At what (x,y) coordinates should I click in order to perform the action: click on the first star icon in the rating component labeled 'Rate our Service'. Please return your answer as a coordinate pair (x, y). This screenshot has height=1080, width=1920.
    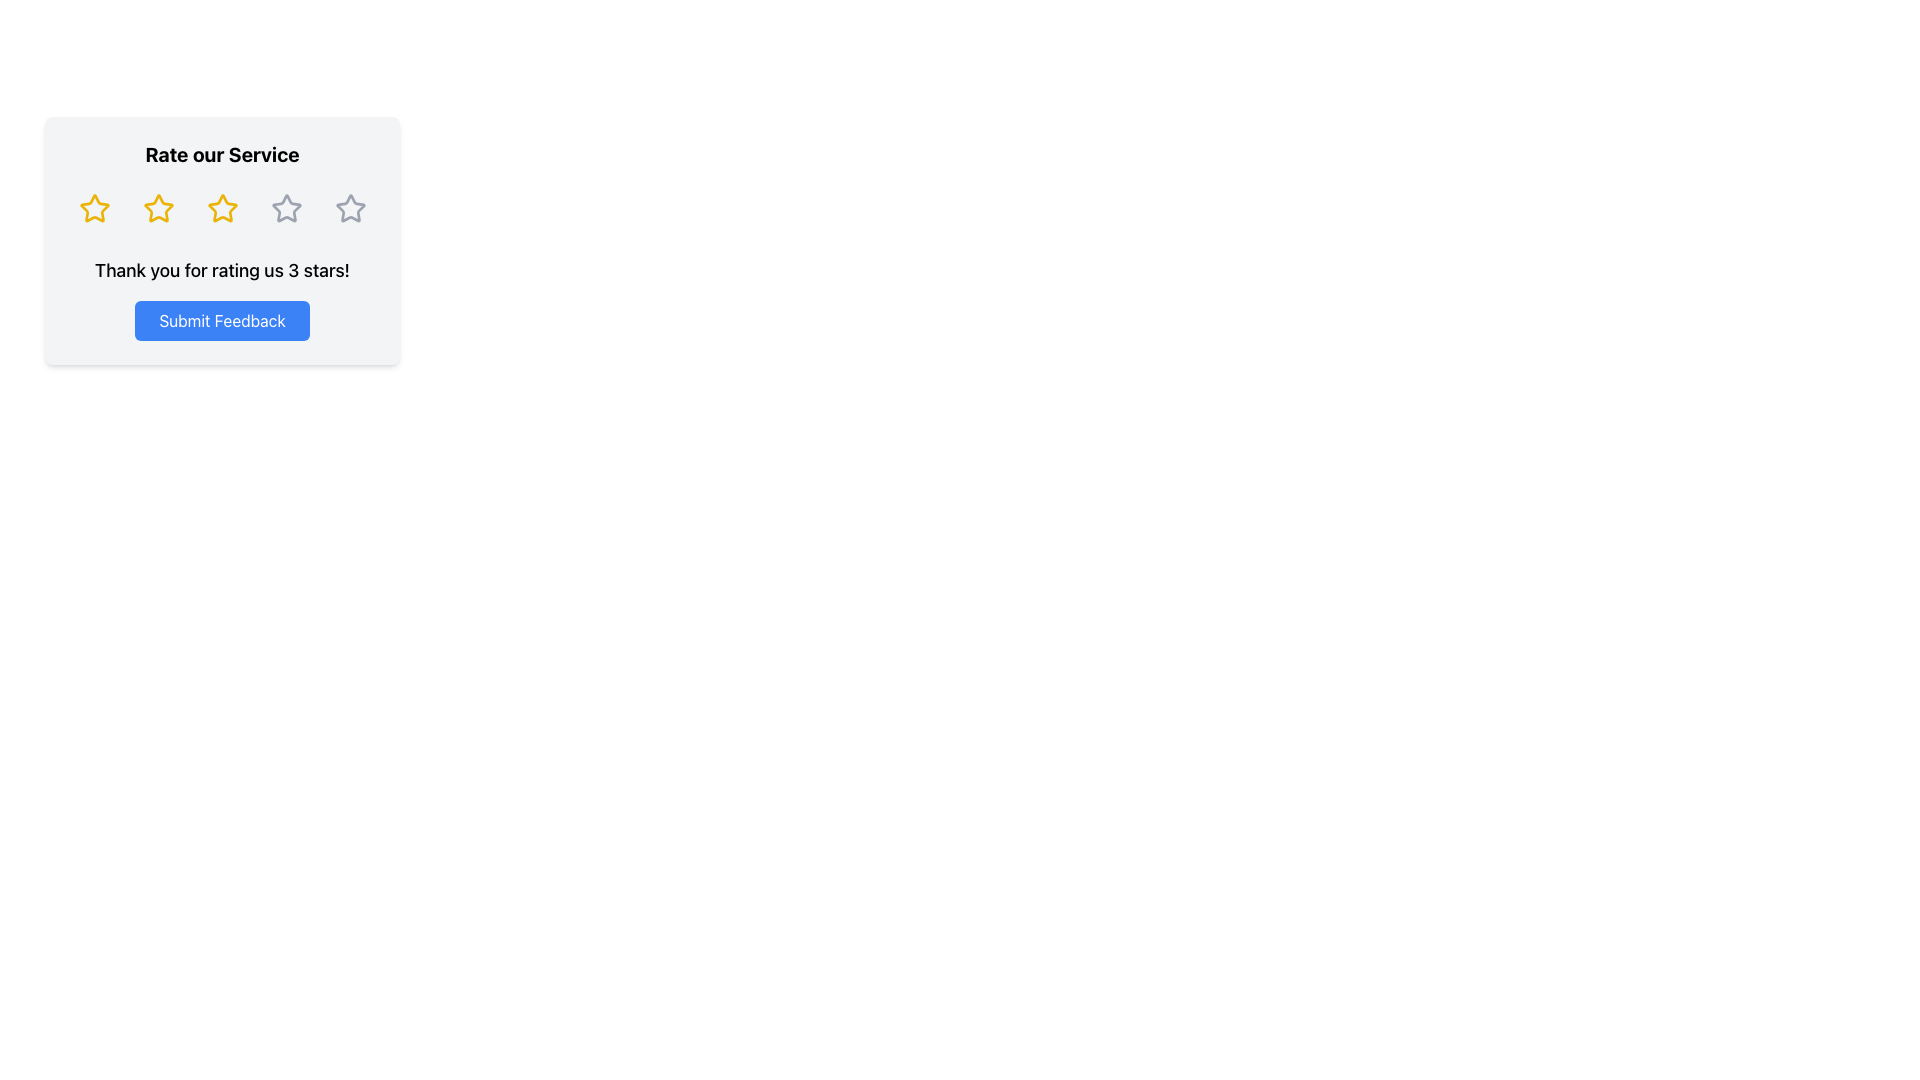
    Looking at the image, I should click on (93, 208).